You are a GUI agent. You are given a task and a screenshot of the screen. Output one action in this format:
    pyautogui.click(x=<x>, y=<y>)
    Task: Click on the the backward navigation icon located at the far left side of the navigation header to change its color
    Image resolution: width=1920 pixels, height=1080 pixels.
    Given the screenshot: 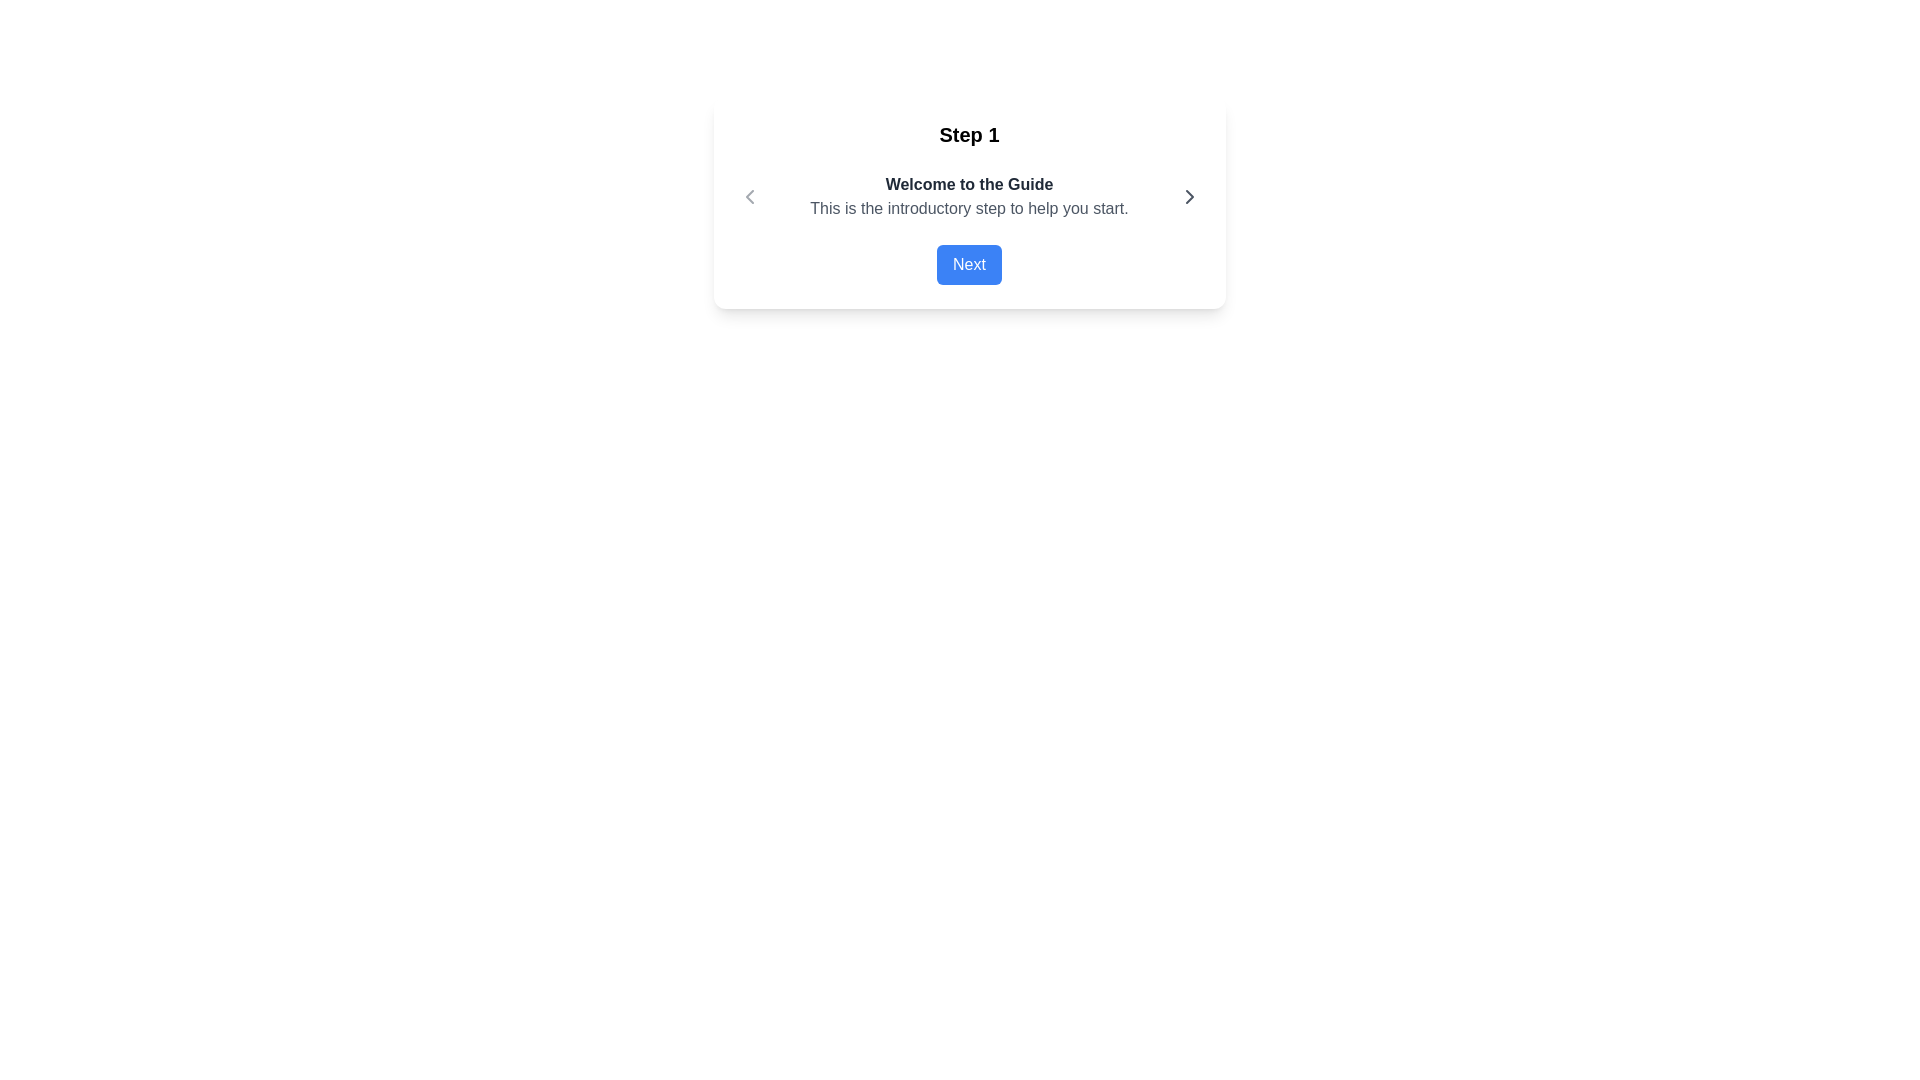 What is the action you would take?
    pyautogui.click(x=748, y=196)
    